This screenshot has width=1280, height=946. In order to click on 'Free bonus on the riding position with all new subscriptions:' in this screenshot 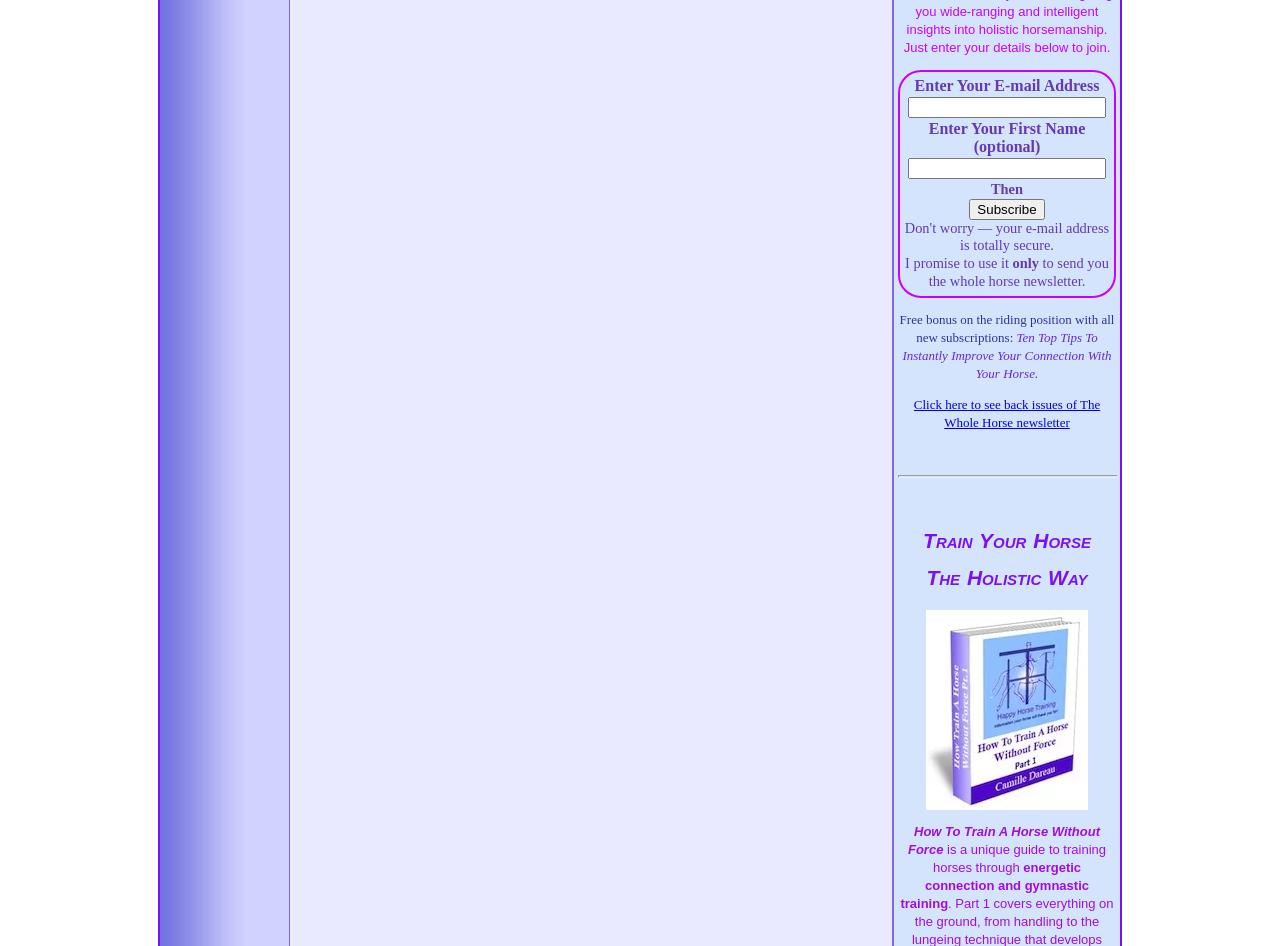, I will do `click(1006, 328)`.